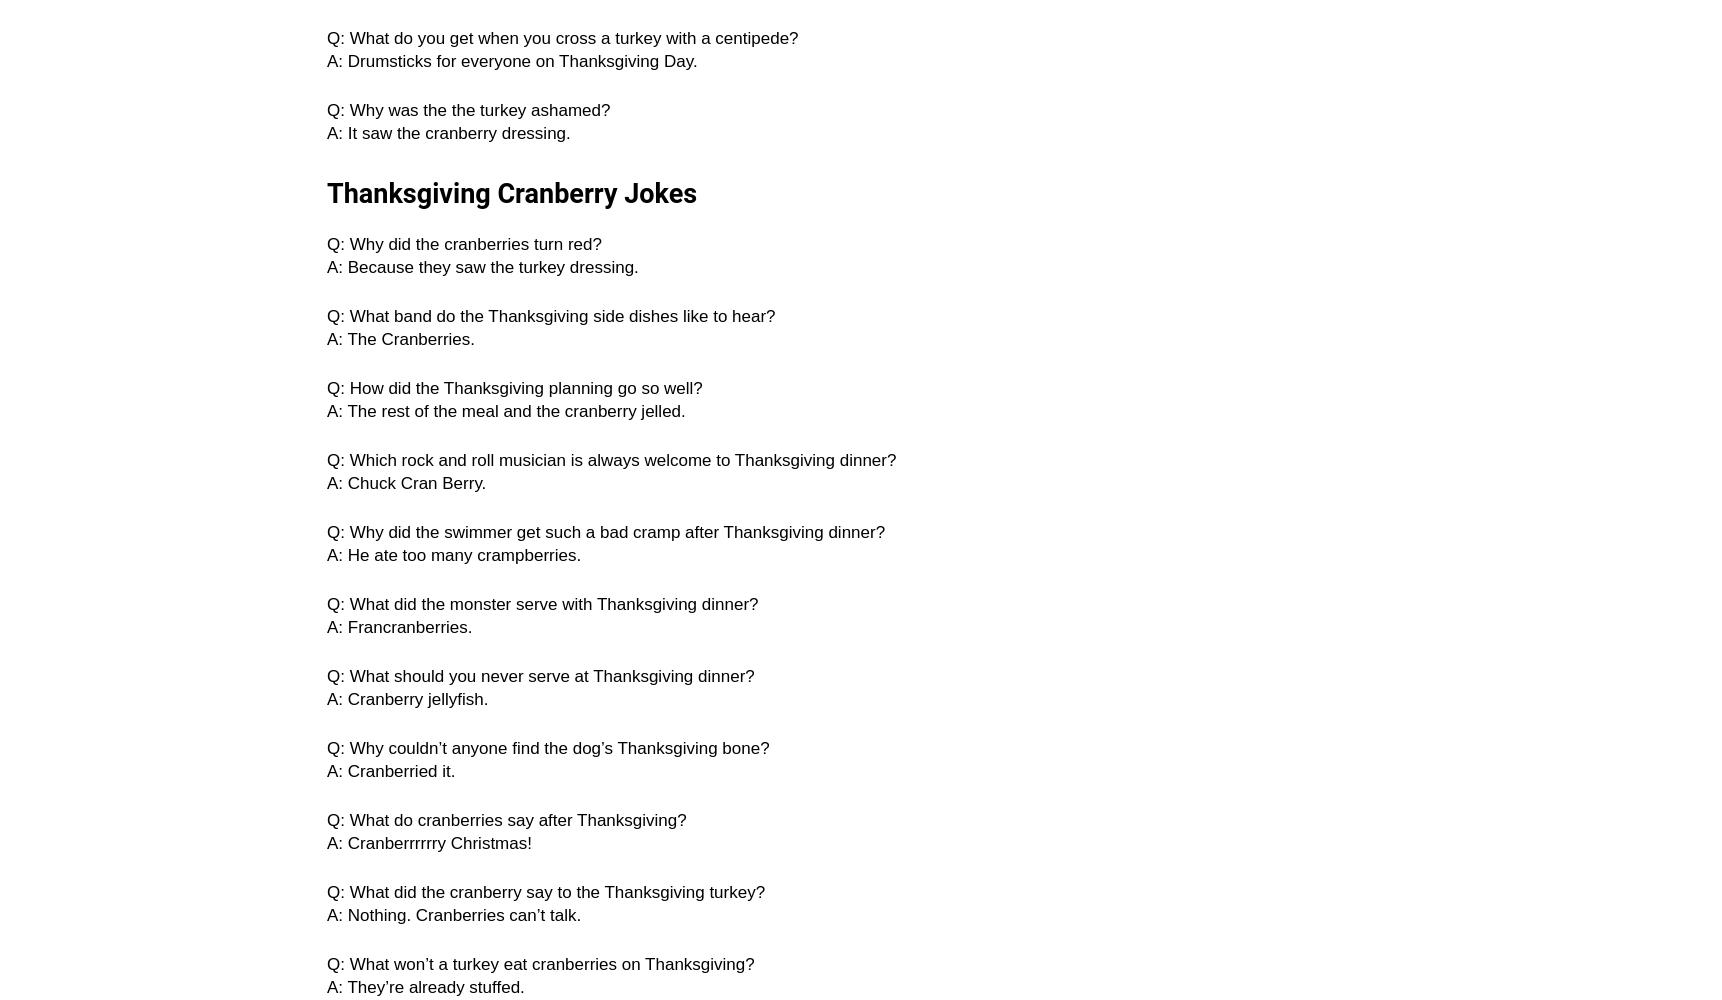 The height and width of the screenshot is (1000, 1722). I want to click on 'A: Nothing. Cranberries can’t talk.', so click(326, 915).